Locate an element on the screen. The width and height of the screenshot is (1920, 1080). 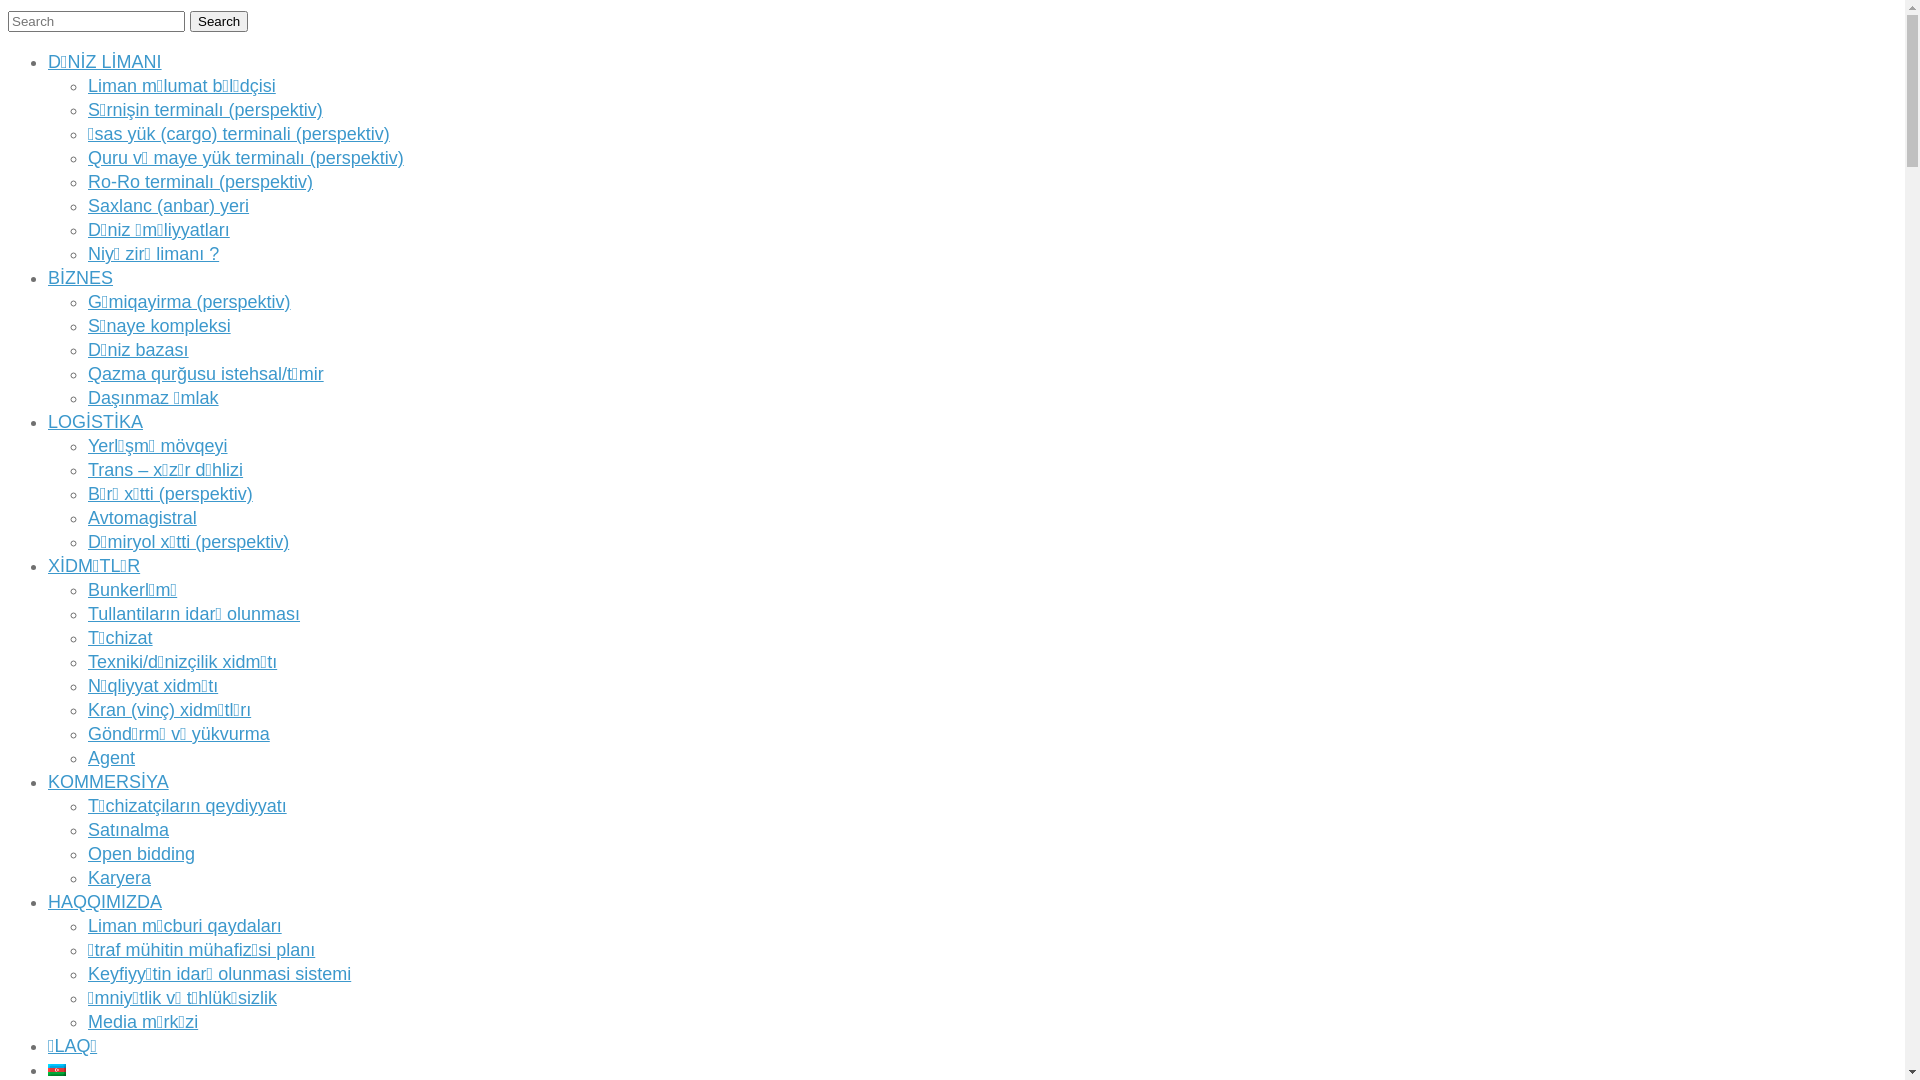
'Open bidding' is located at coordinates (140, 853).